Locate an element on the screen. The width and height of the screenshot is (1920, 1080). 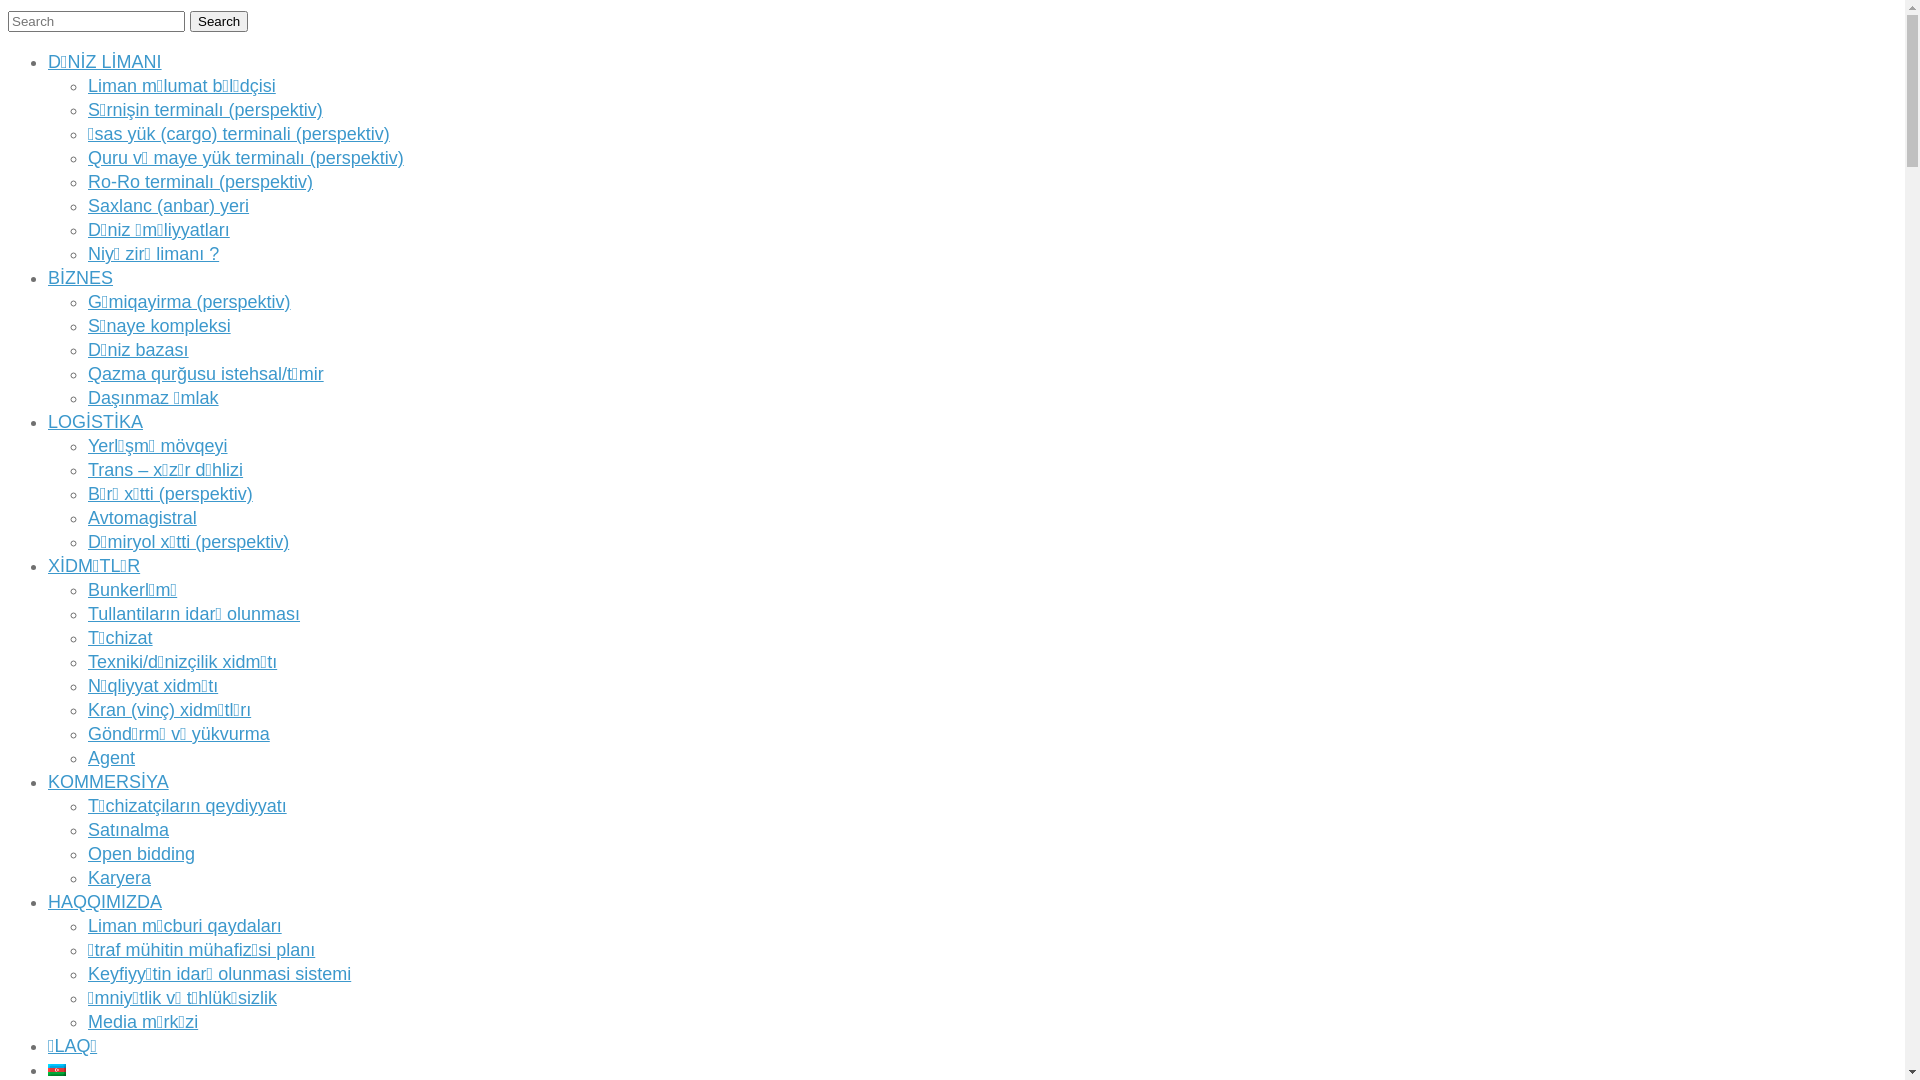
'Open bidding' is located at coordinates (140, 853).